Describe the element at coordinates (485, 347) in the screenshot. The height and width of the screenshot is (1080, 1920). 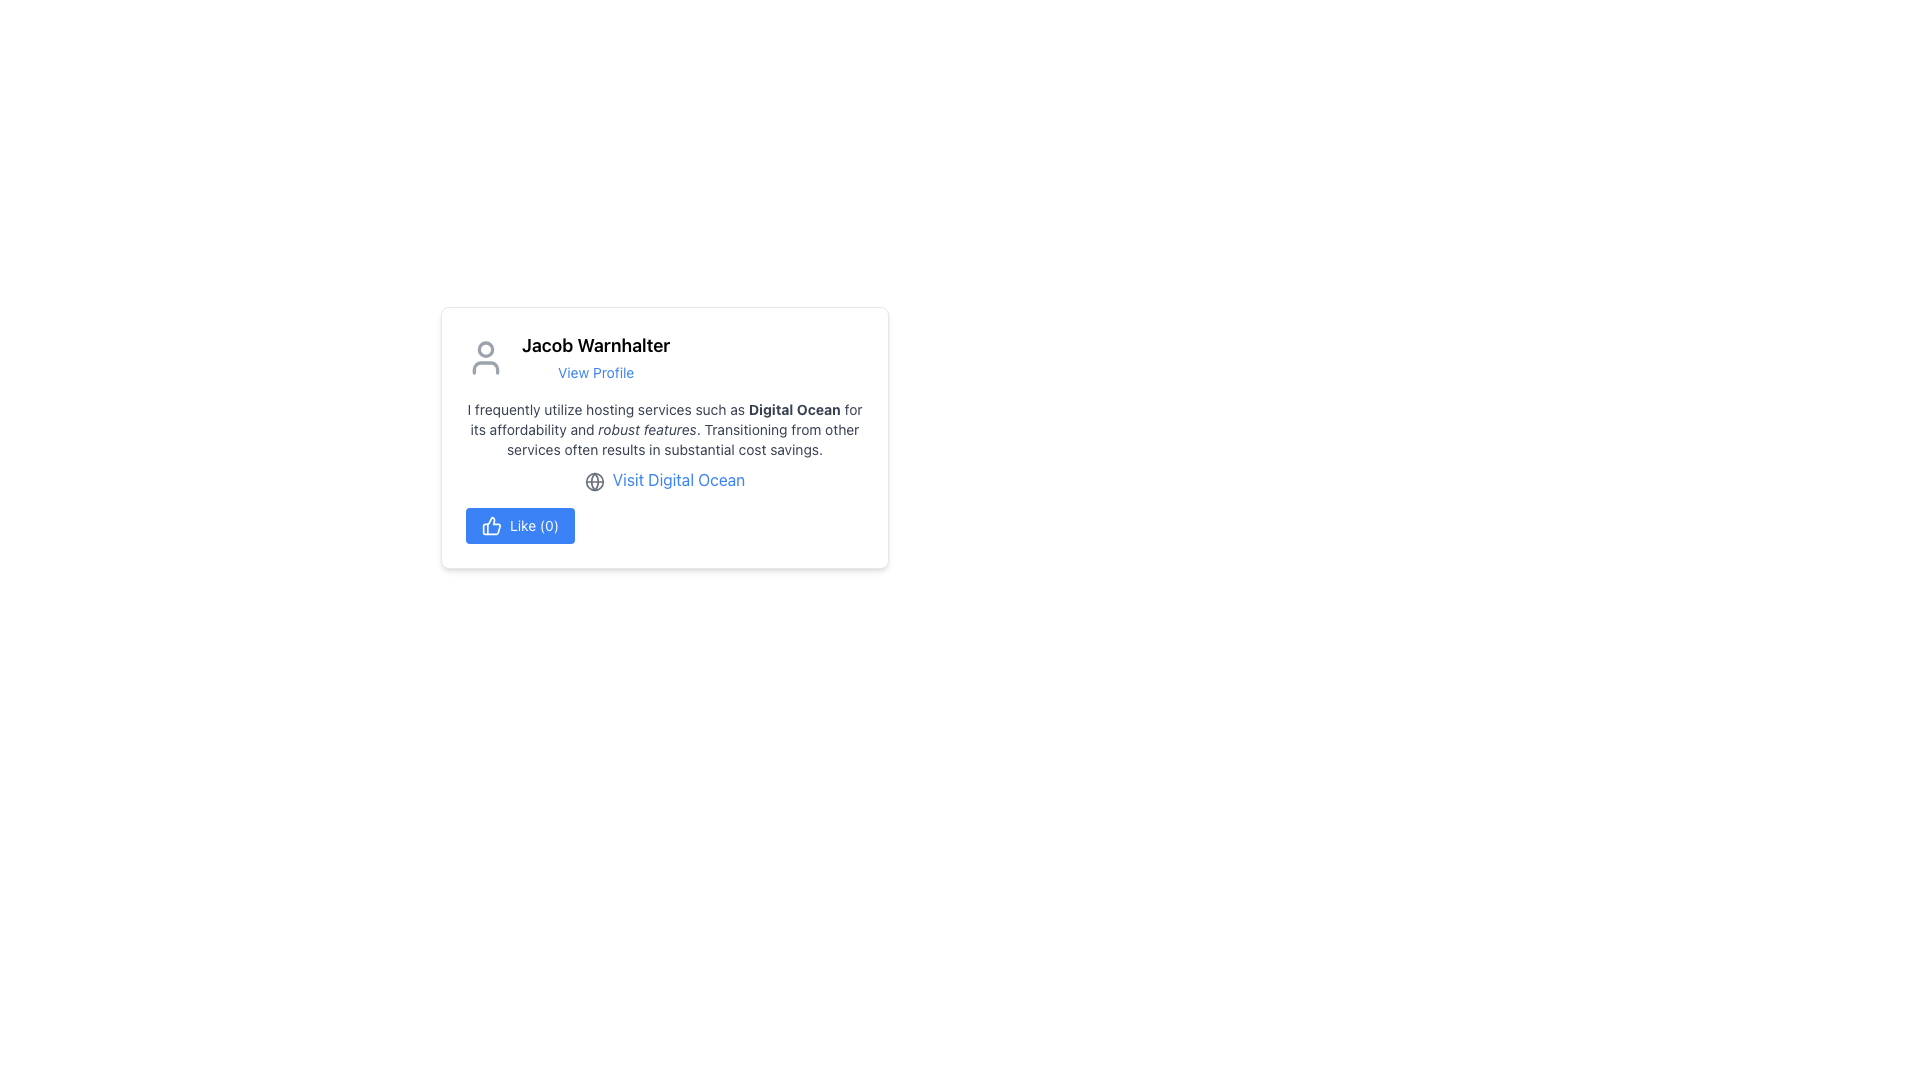
I see `the SVG Circle element that visually represents the user's profile indication, located at the top section of the user profile card` at that location.